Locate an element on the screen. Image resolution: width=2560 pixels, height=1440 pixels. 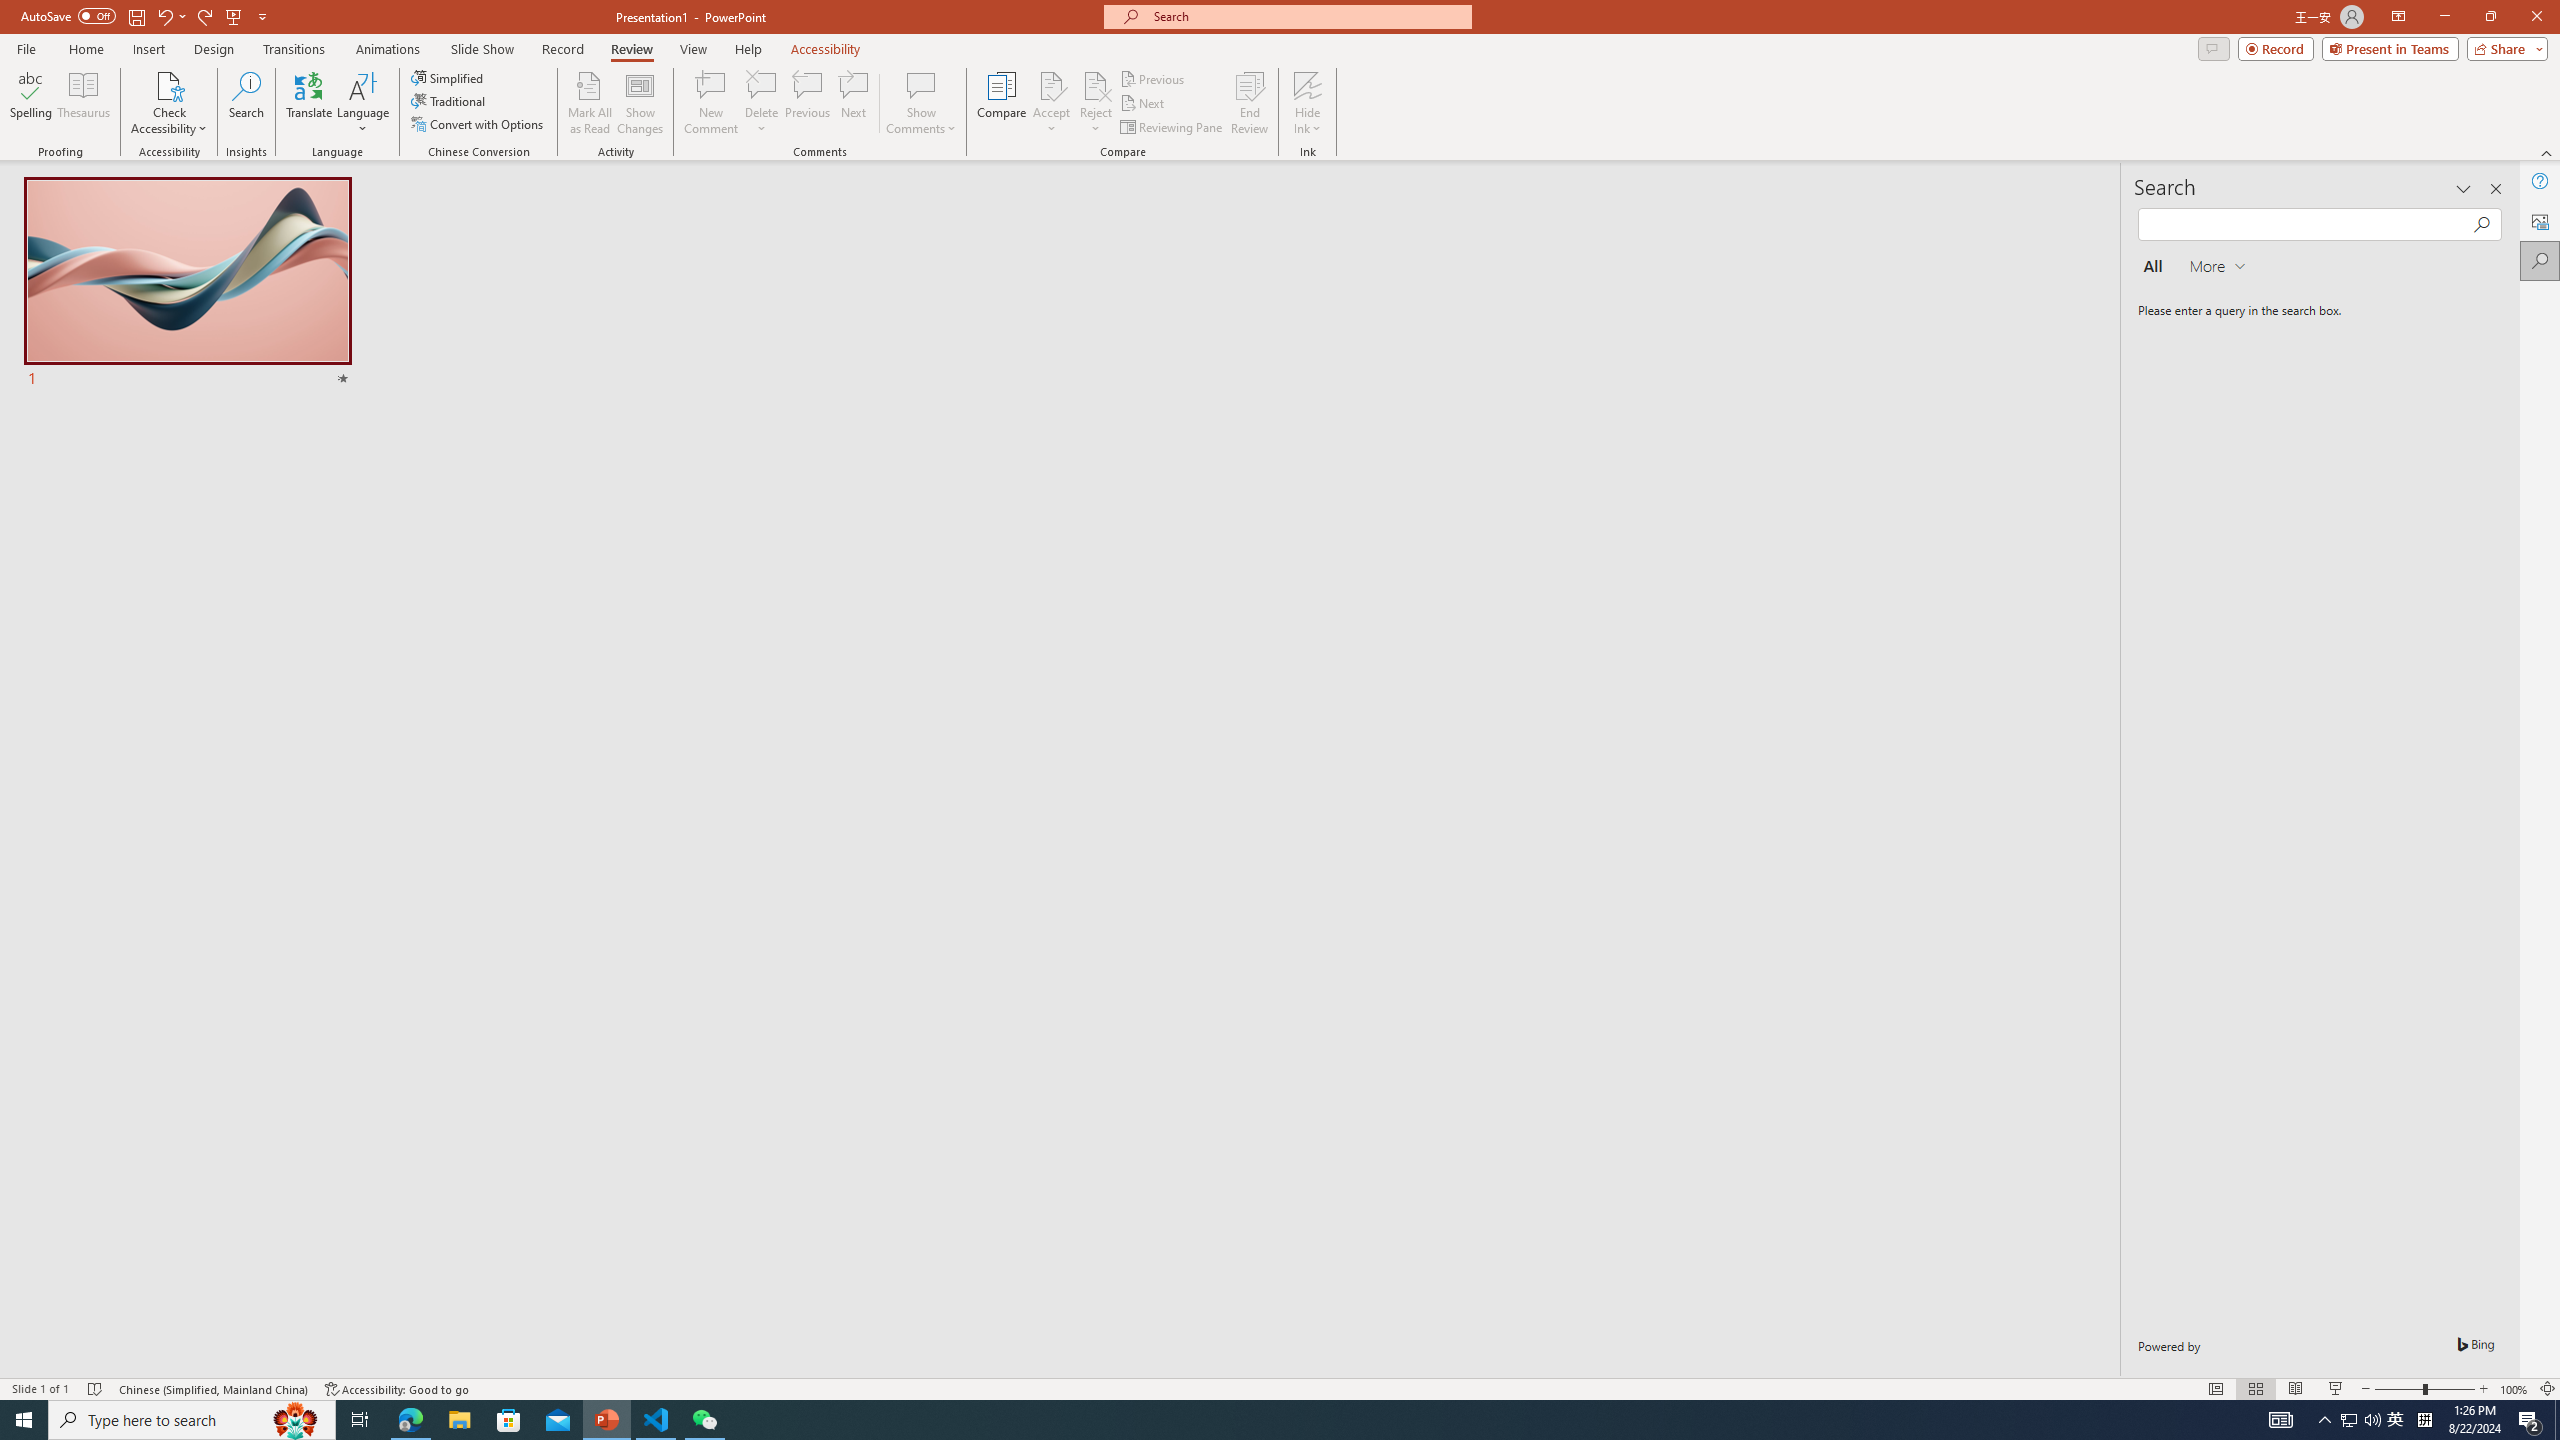
'Show Comments' is located at coordinates (921, 84).